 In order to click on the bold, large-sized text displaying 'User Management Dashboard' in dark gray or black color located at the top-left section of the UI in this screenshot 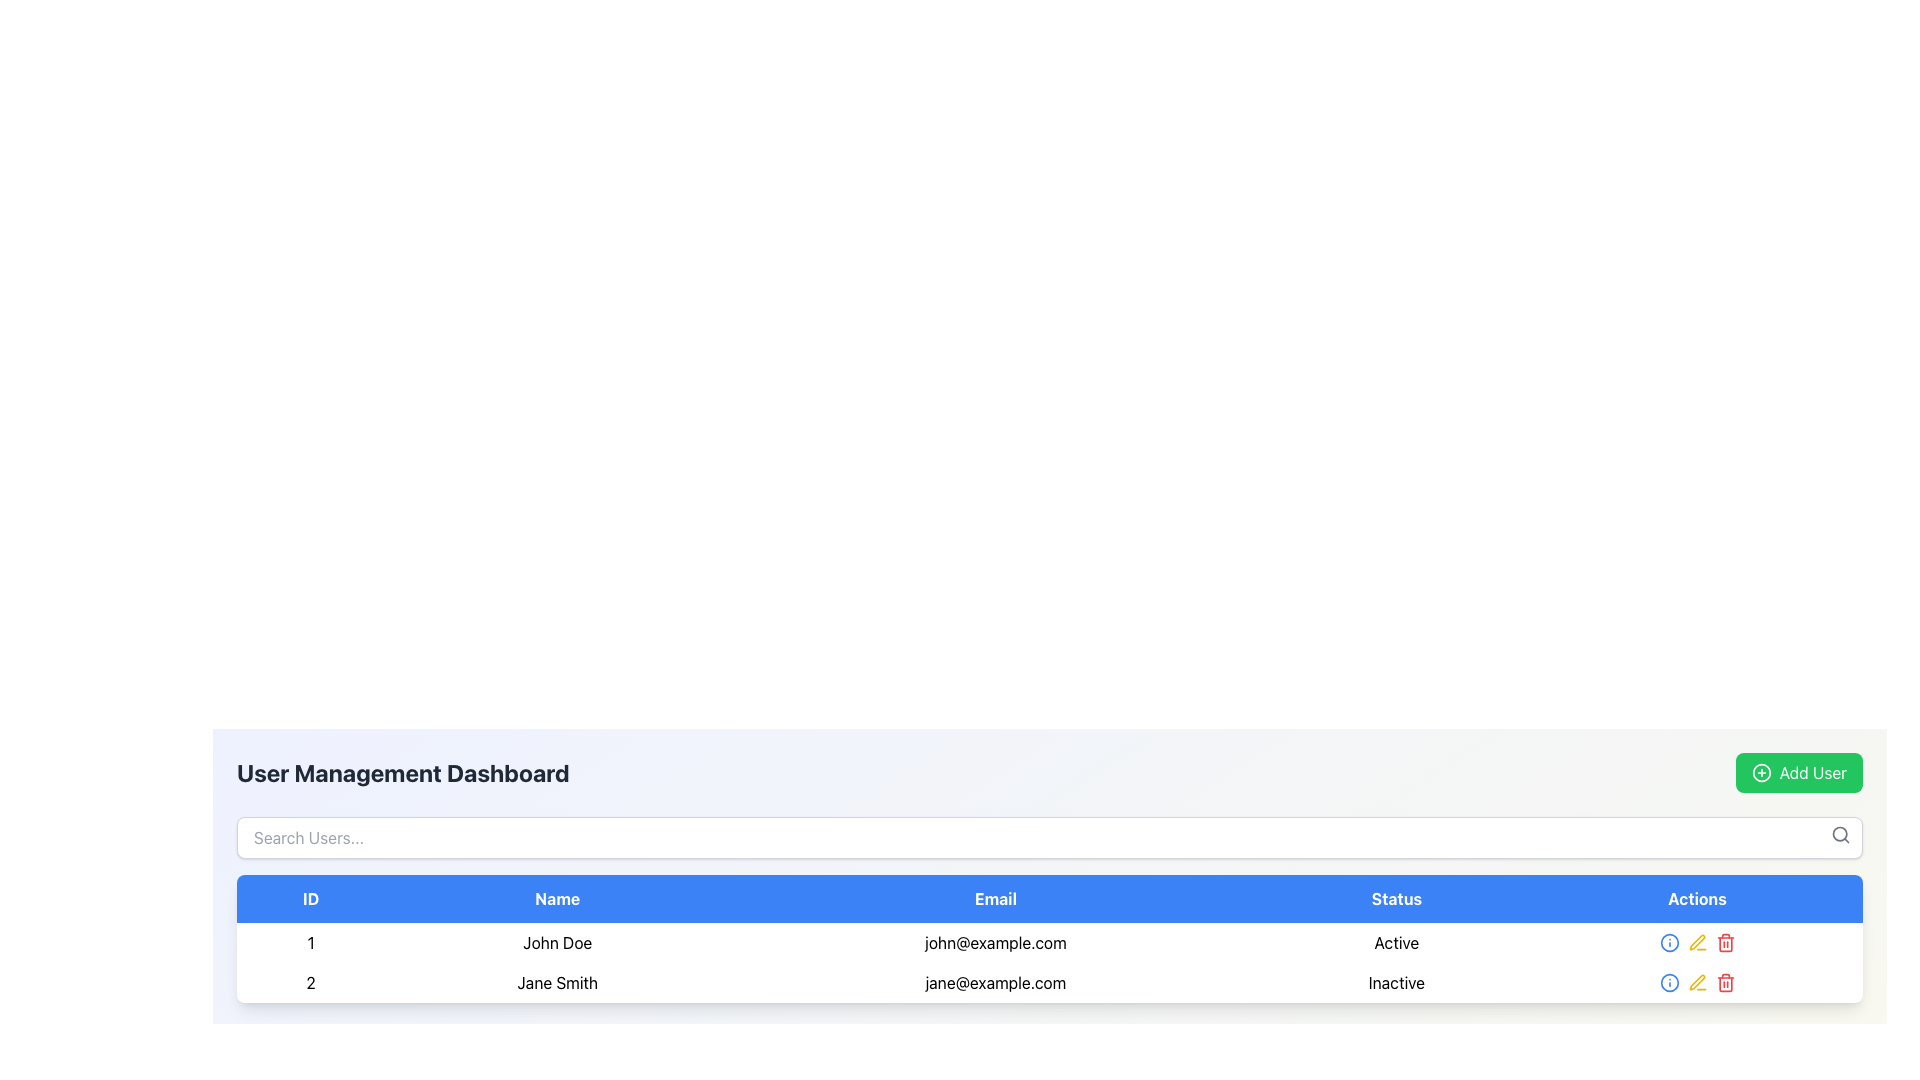, I will do `click(402, 771)`.